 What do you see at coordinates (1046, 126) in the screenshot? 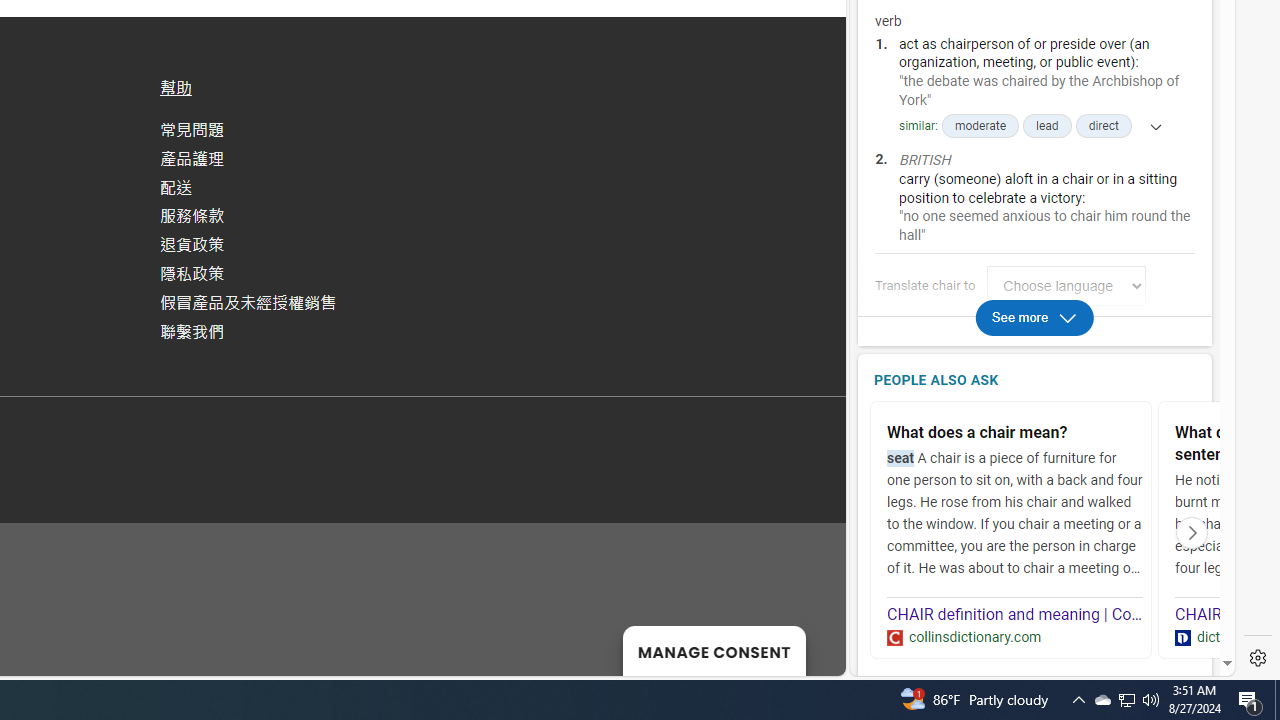
I see `'lead'` at bounding box center [1046, 126].